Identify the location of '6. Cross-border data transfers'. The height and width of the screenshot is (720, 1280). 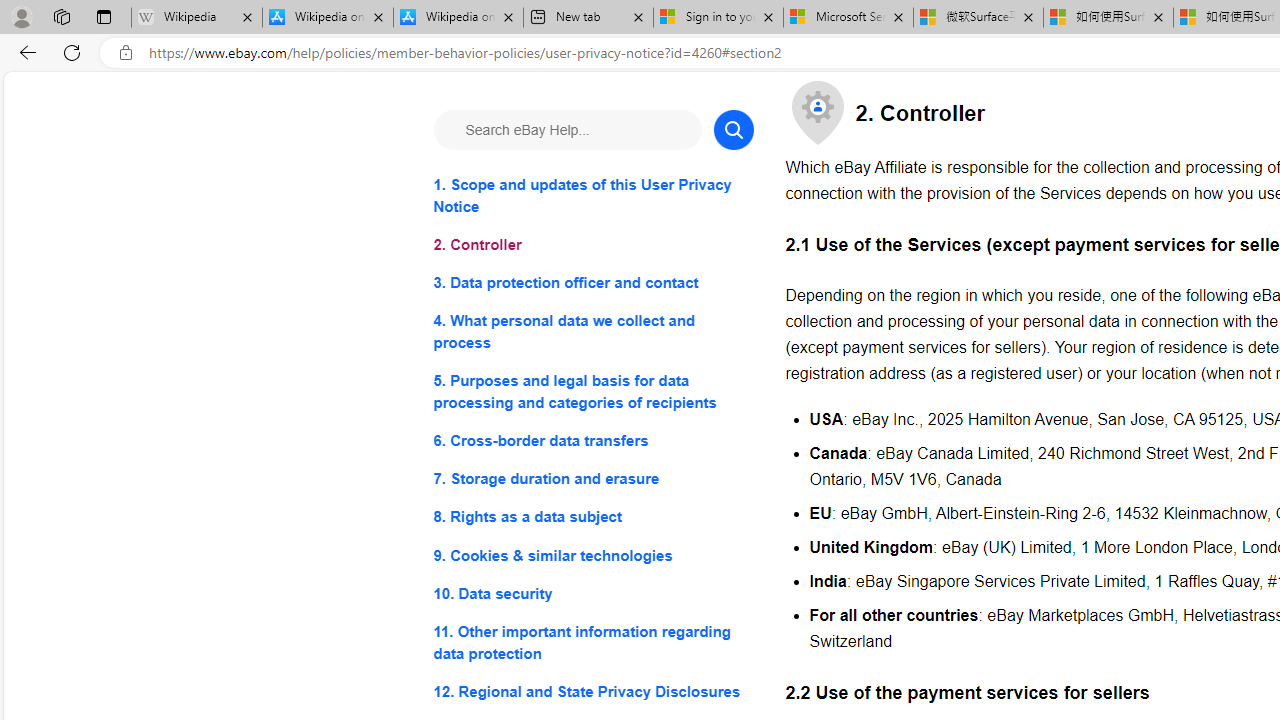
(592, 440).